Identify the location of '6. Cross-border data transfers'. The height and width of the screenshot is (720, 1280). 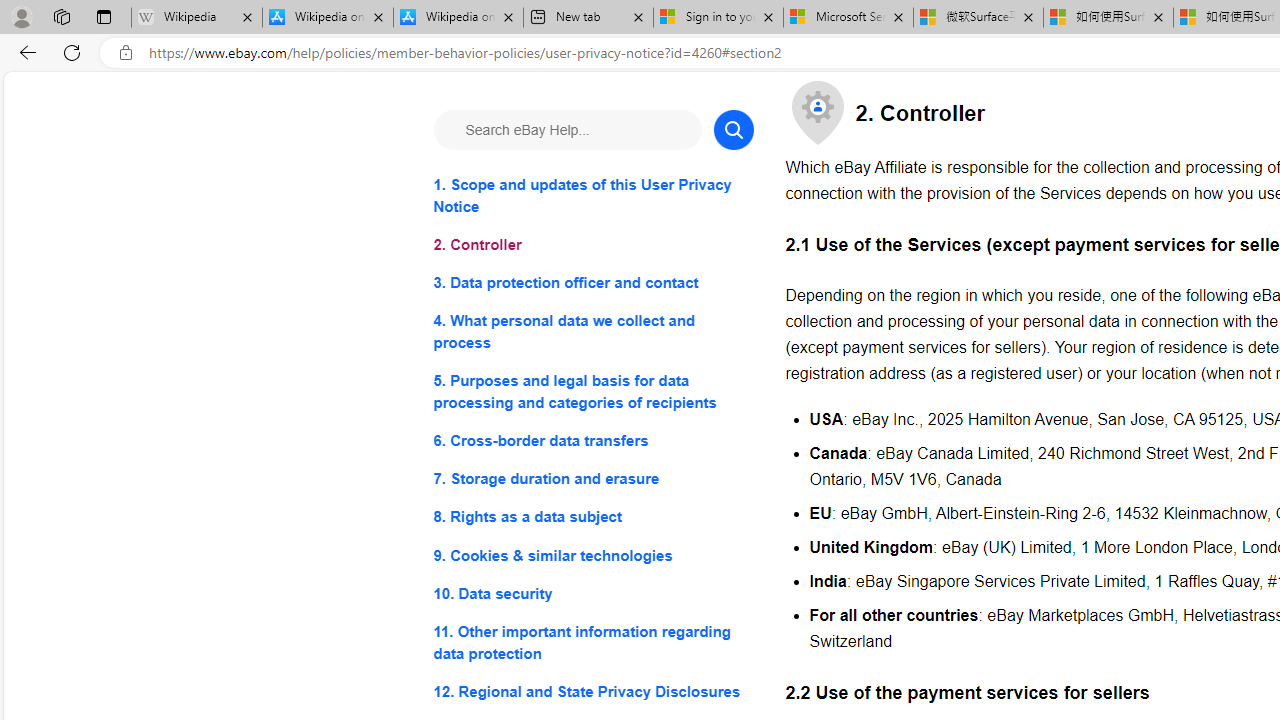
(592, 440).